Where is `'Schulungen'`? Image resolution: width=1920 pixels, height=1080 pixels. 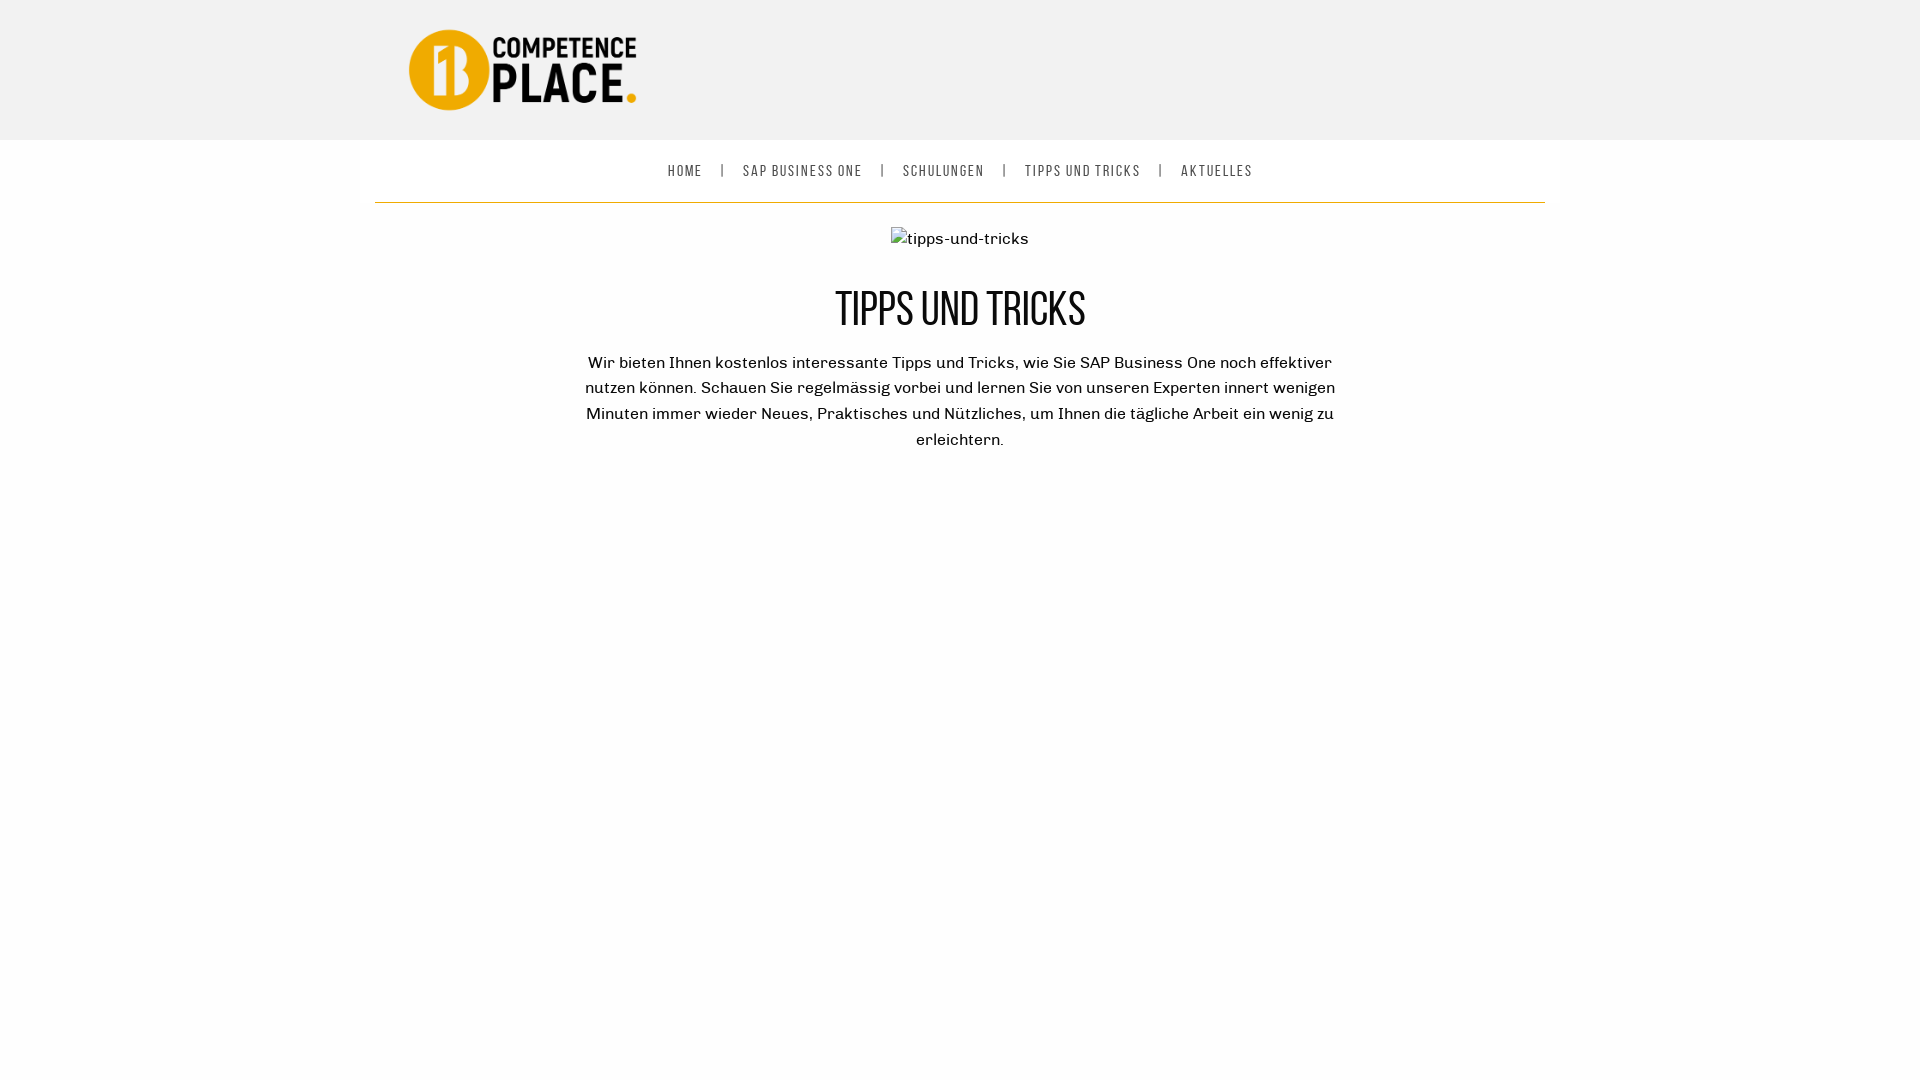
'Schulungen' is located at coordinates (941, 169).